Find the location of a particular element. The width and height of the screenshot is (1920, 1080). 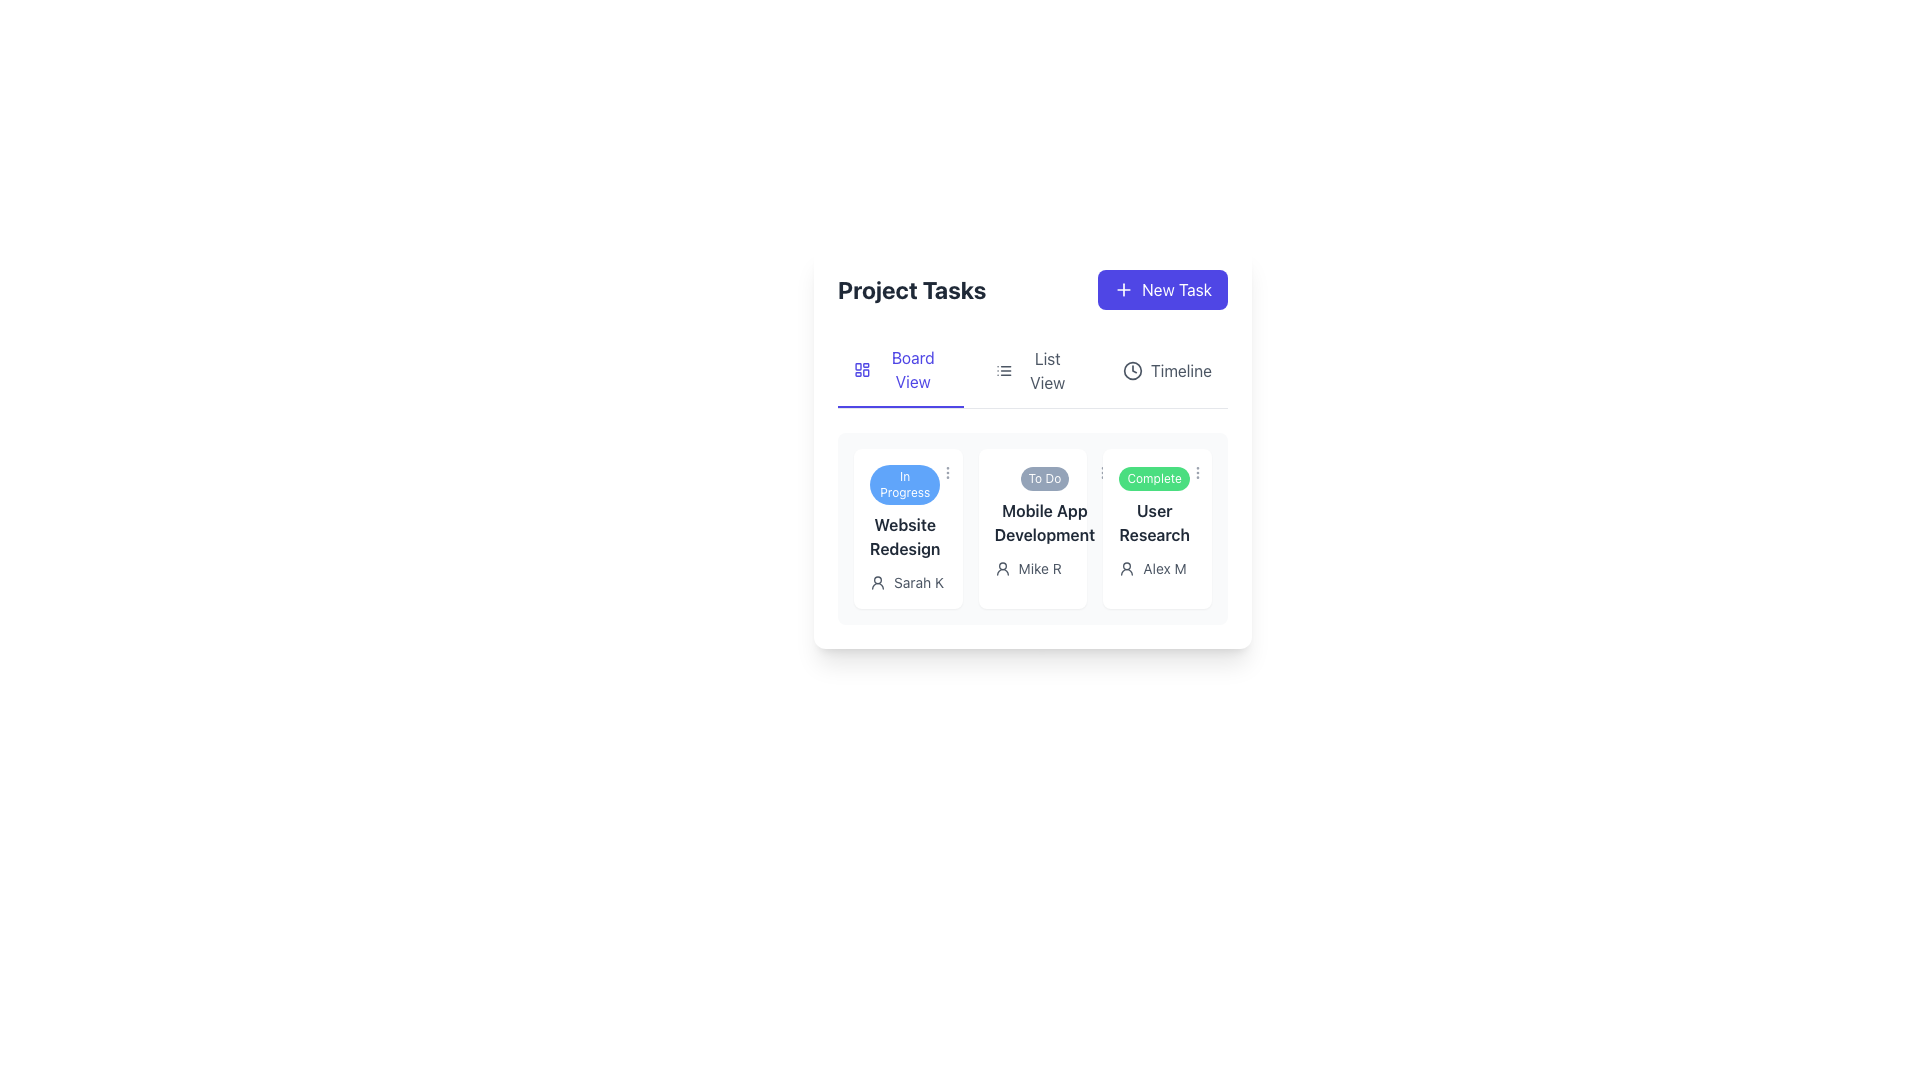

the User Identifier Component, which consists of a small user icon and the text 'Alex M' styled in dark-gray font, located within the 'User Research' card under the 'Complete' status is located at coordinates (1157, 569).